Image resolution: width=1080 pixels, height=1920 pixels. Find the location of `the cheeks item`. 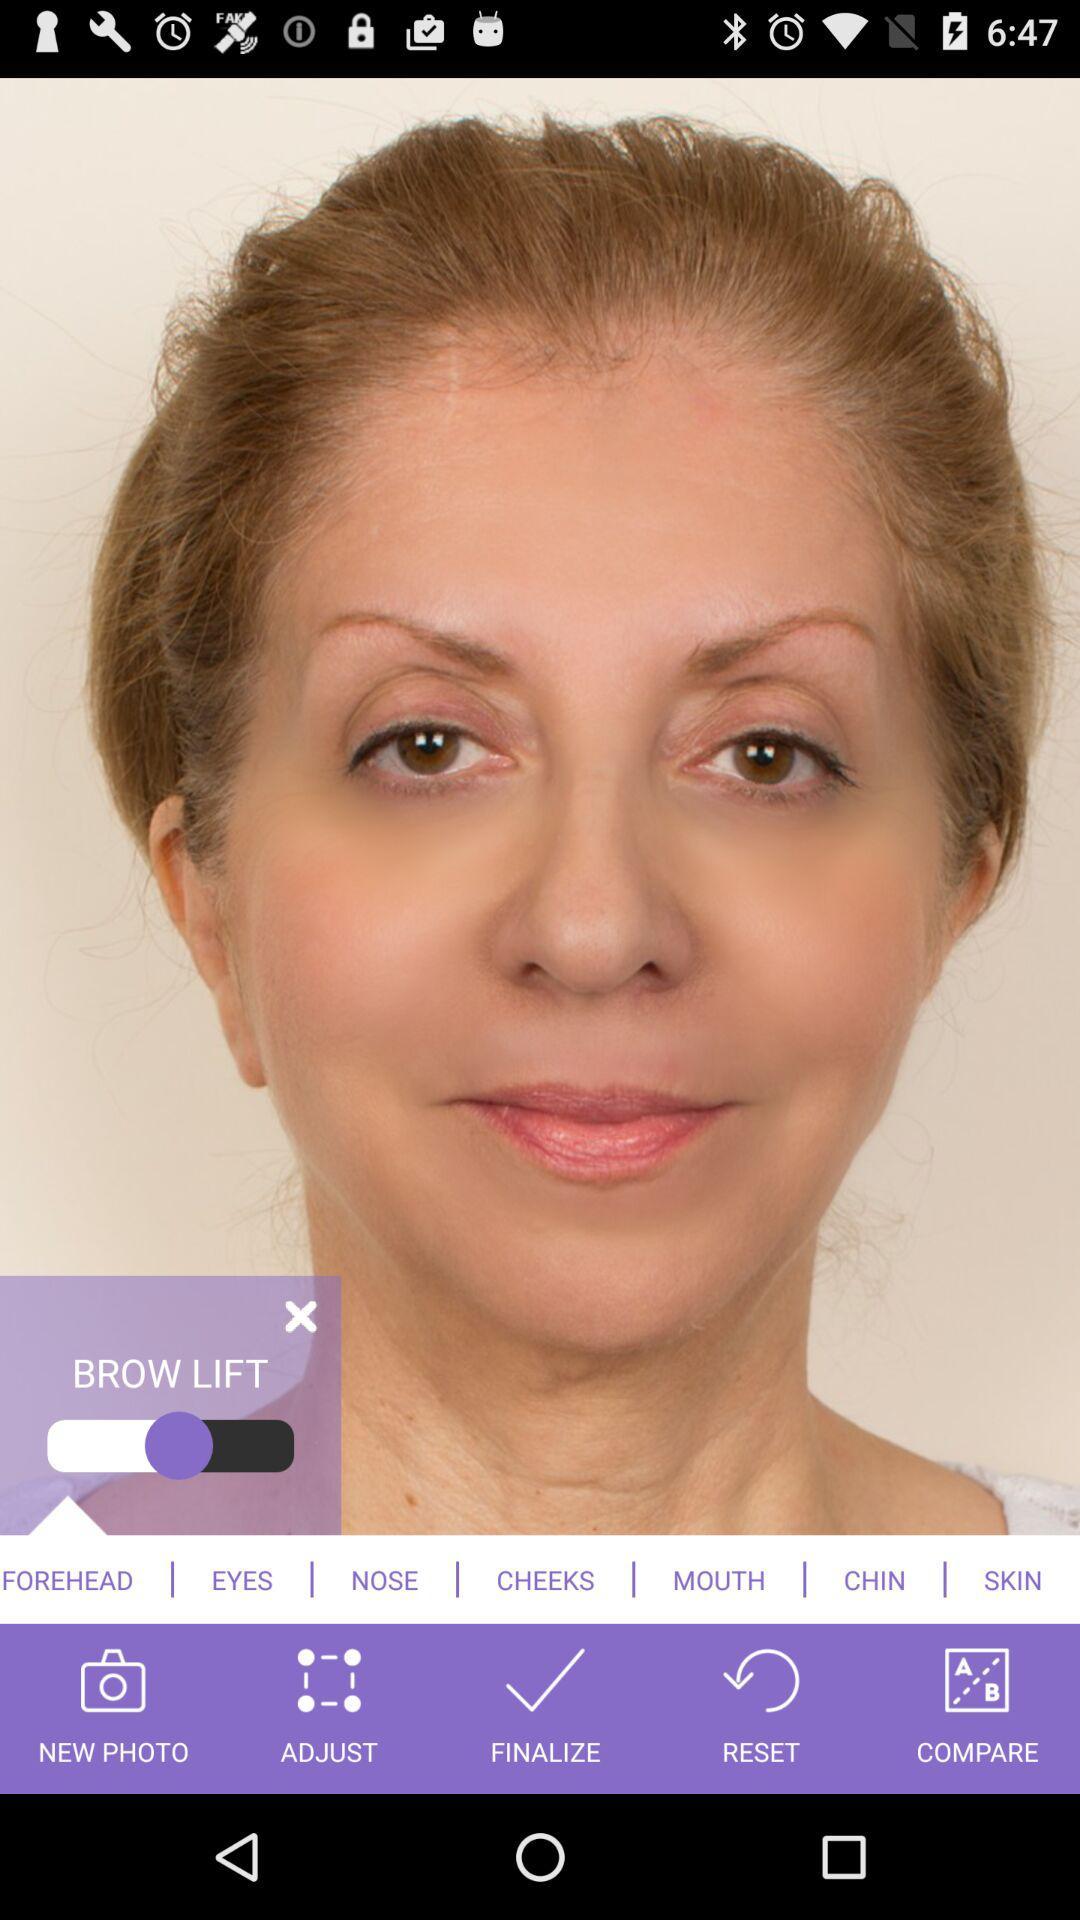

the cheeks item is located at coordinates (545, 1578).